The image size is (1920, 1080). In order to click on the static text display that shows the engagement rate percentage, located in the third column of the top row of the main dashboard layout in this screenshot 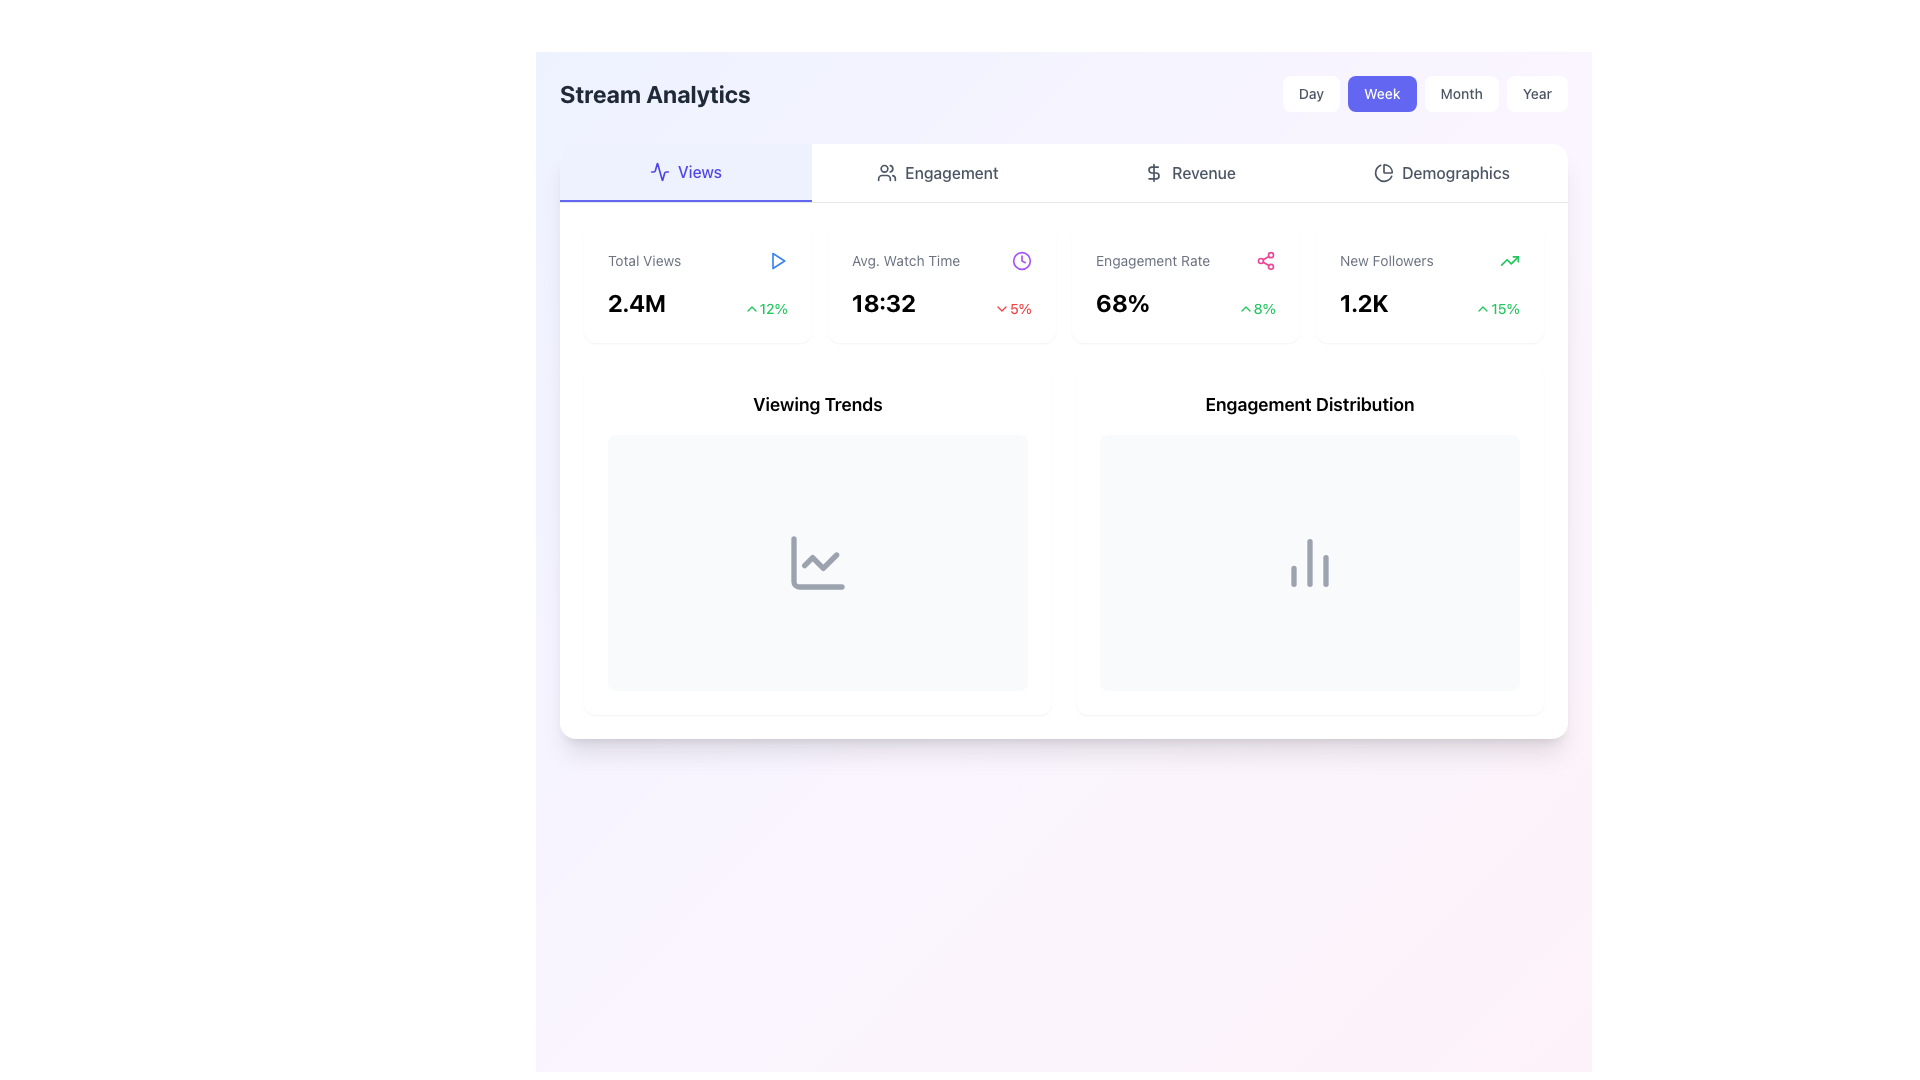, I will do `click(1122, 303)`.